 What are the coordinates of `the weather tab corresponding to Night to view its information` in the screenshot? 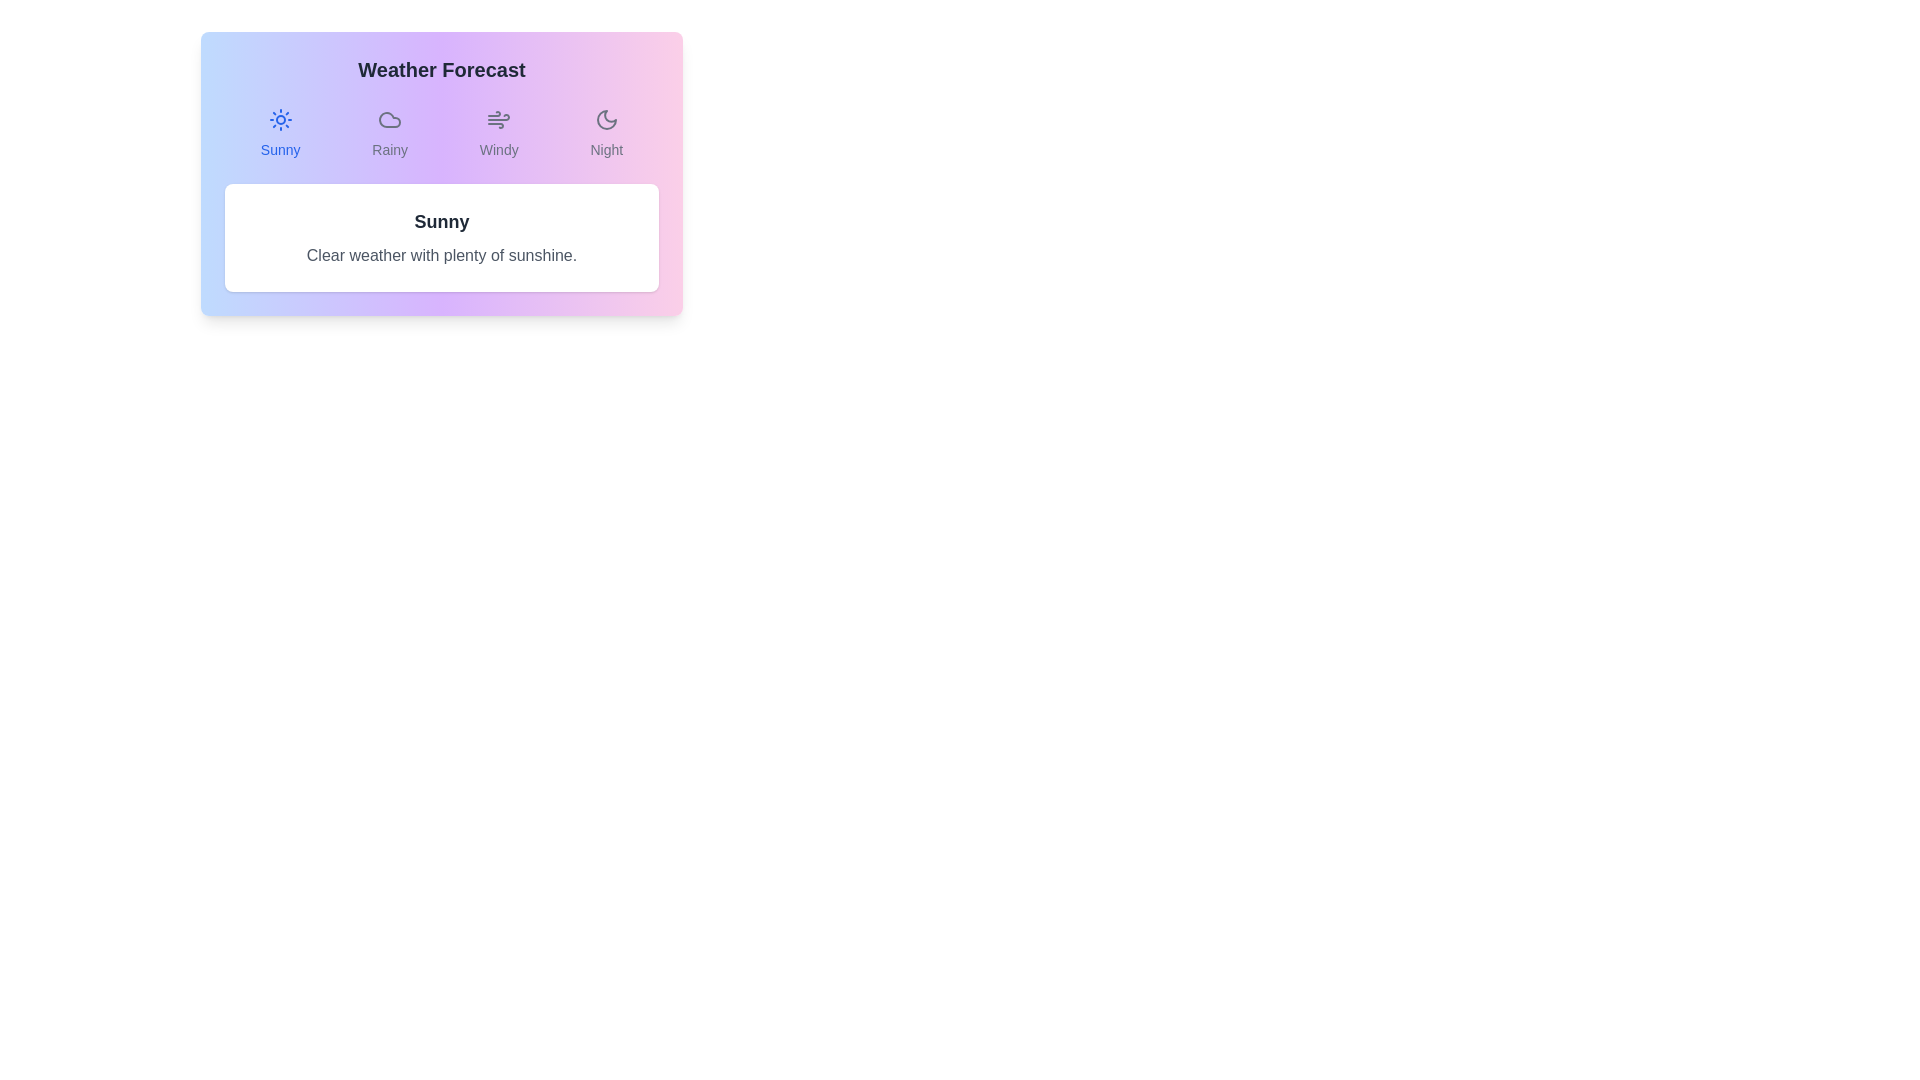 It's located at (604, 134).